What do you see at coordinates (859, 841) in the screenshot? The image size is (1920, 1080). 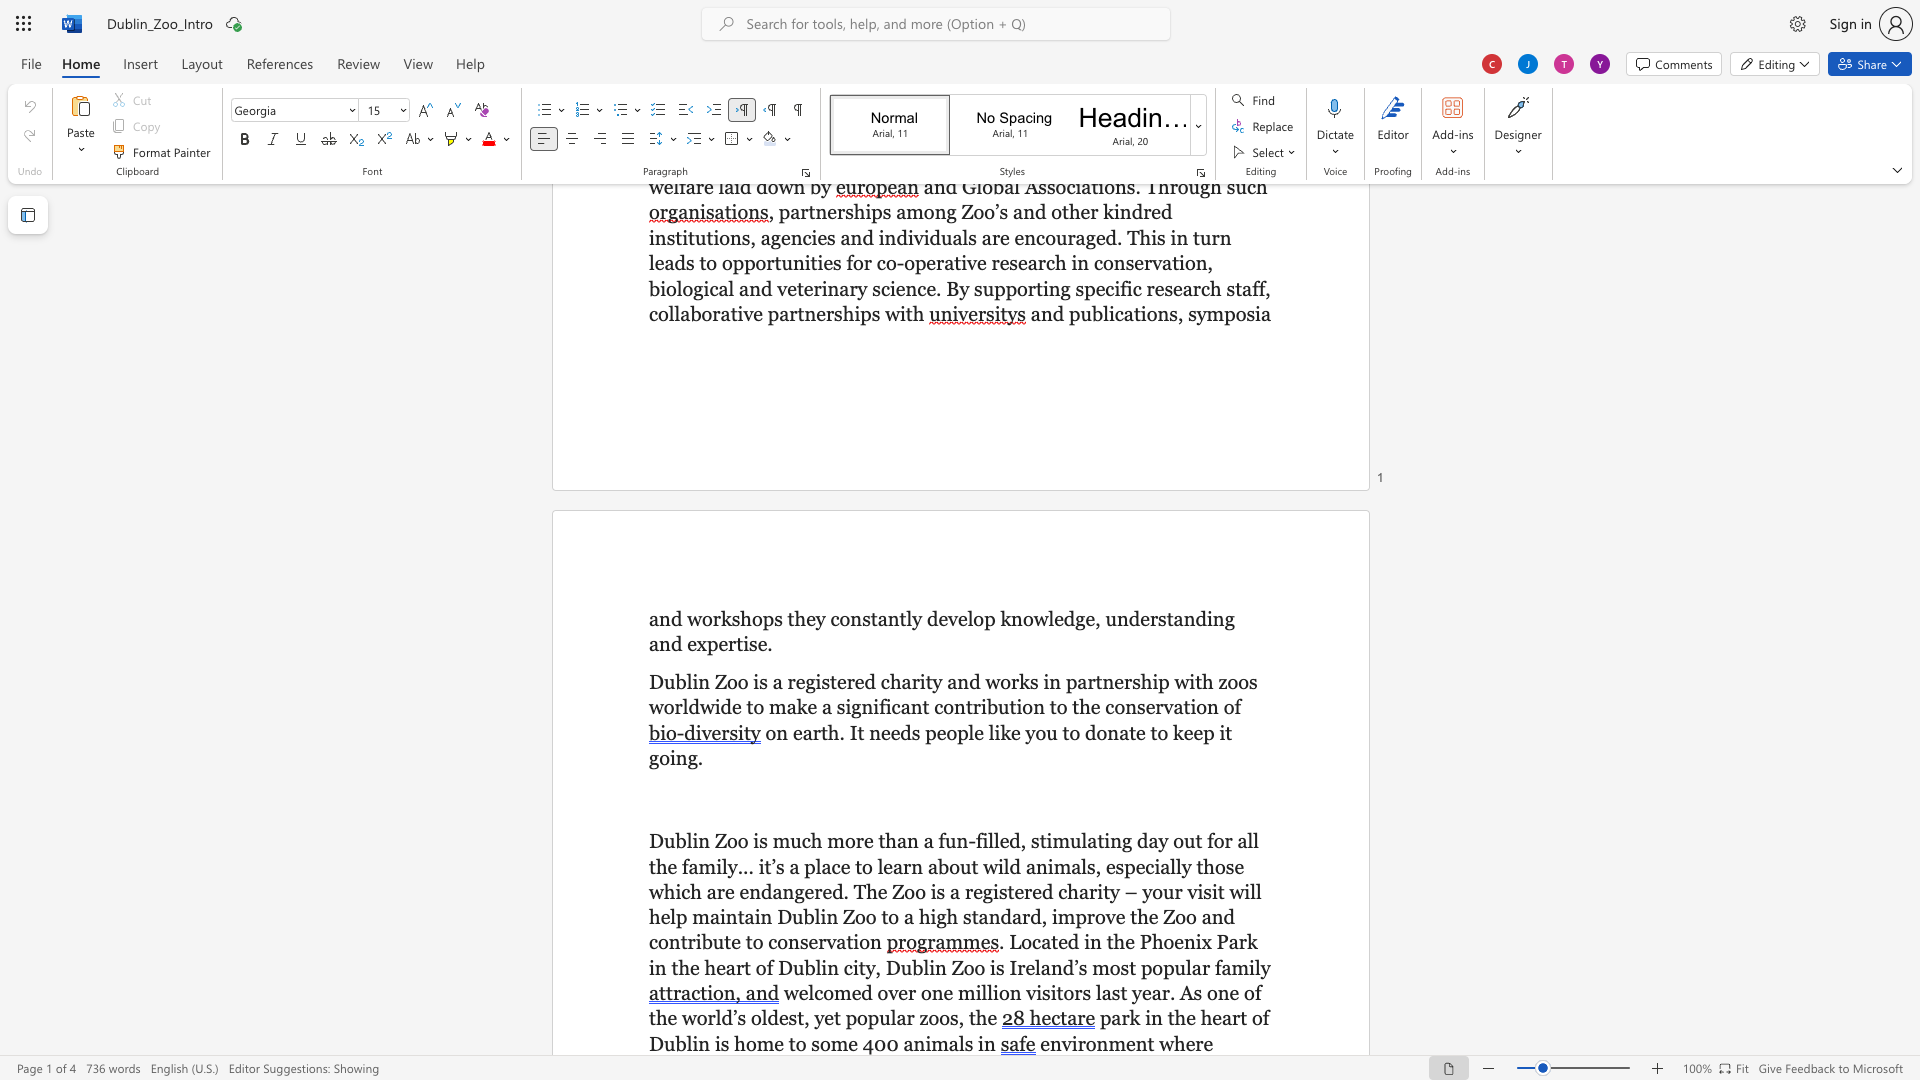 I see `the 1th character "r" in the text` at bounding box center [859, 841].